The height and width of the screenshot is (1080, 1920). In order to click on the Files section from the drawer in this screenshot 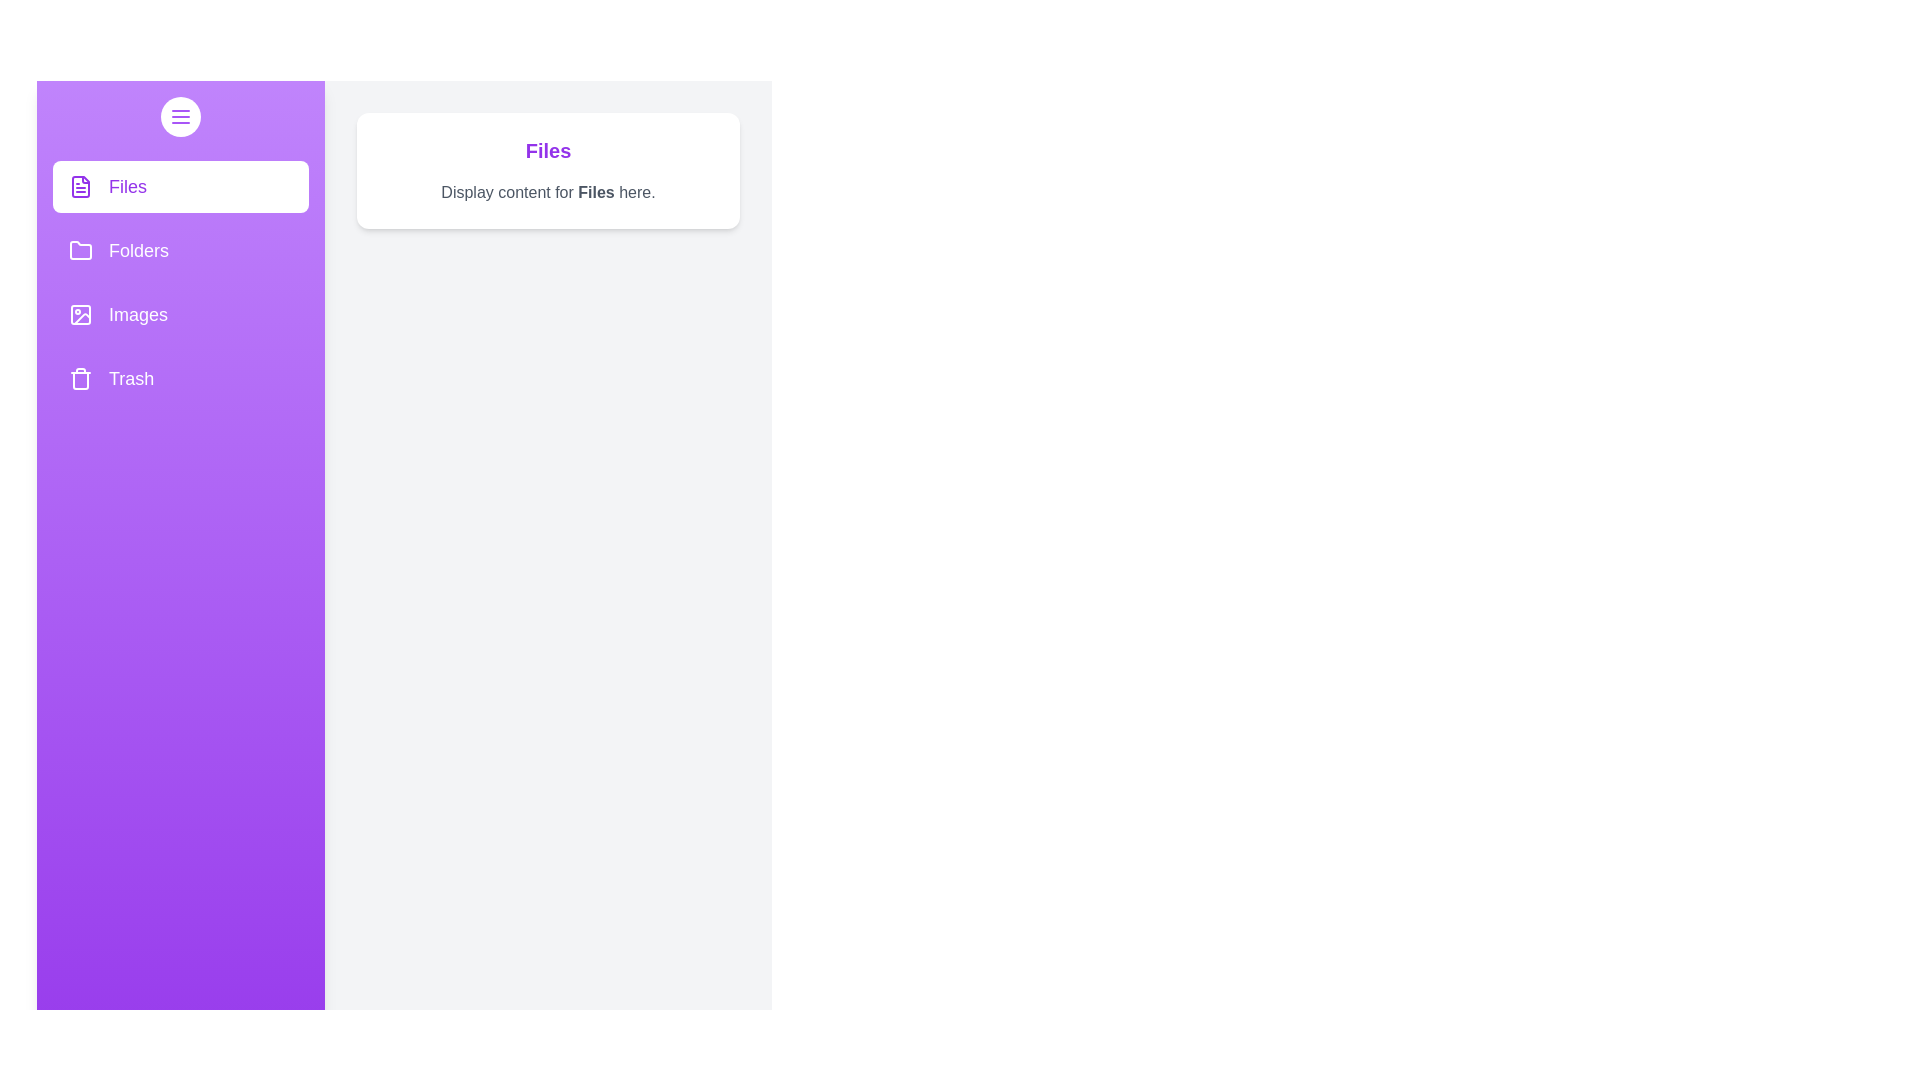, I will do `click(181, 186)`.